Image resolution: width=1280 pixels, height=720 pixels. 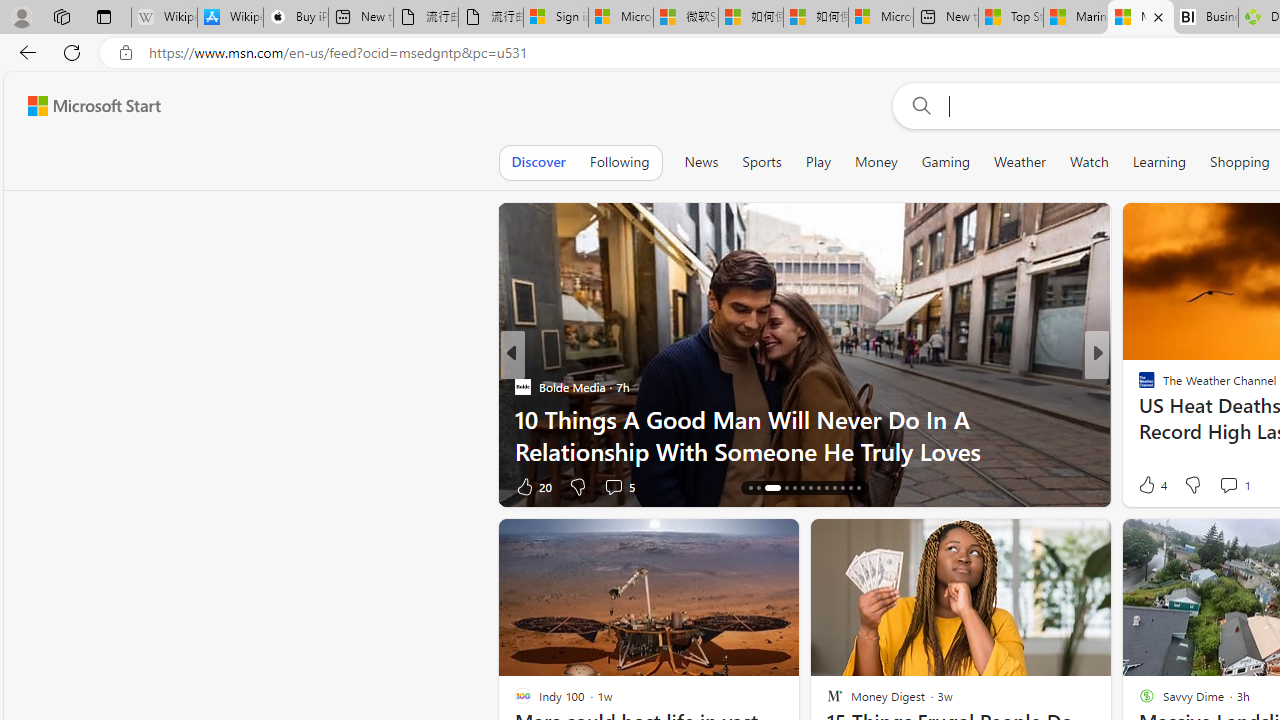 What do you see at coordinates (1149, 486) in the screenshot?
I see `'12 Like'` at bounding box center [1149, 486].